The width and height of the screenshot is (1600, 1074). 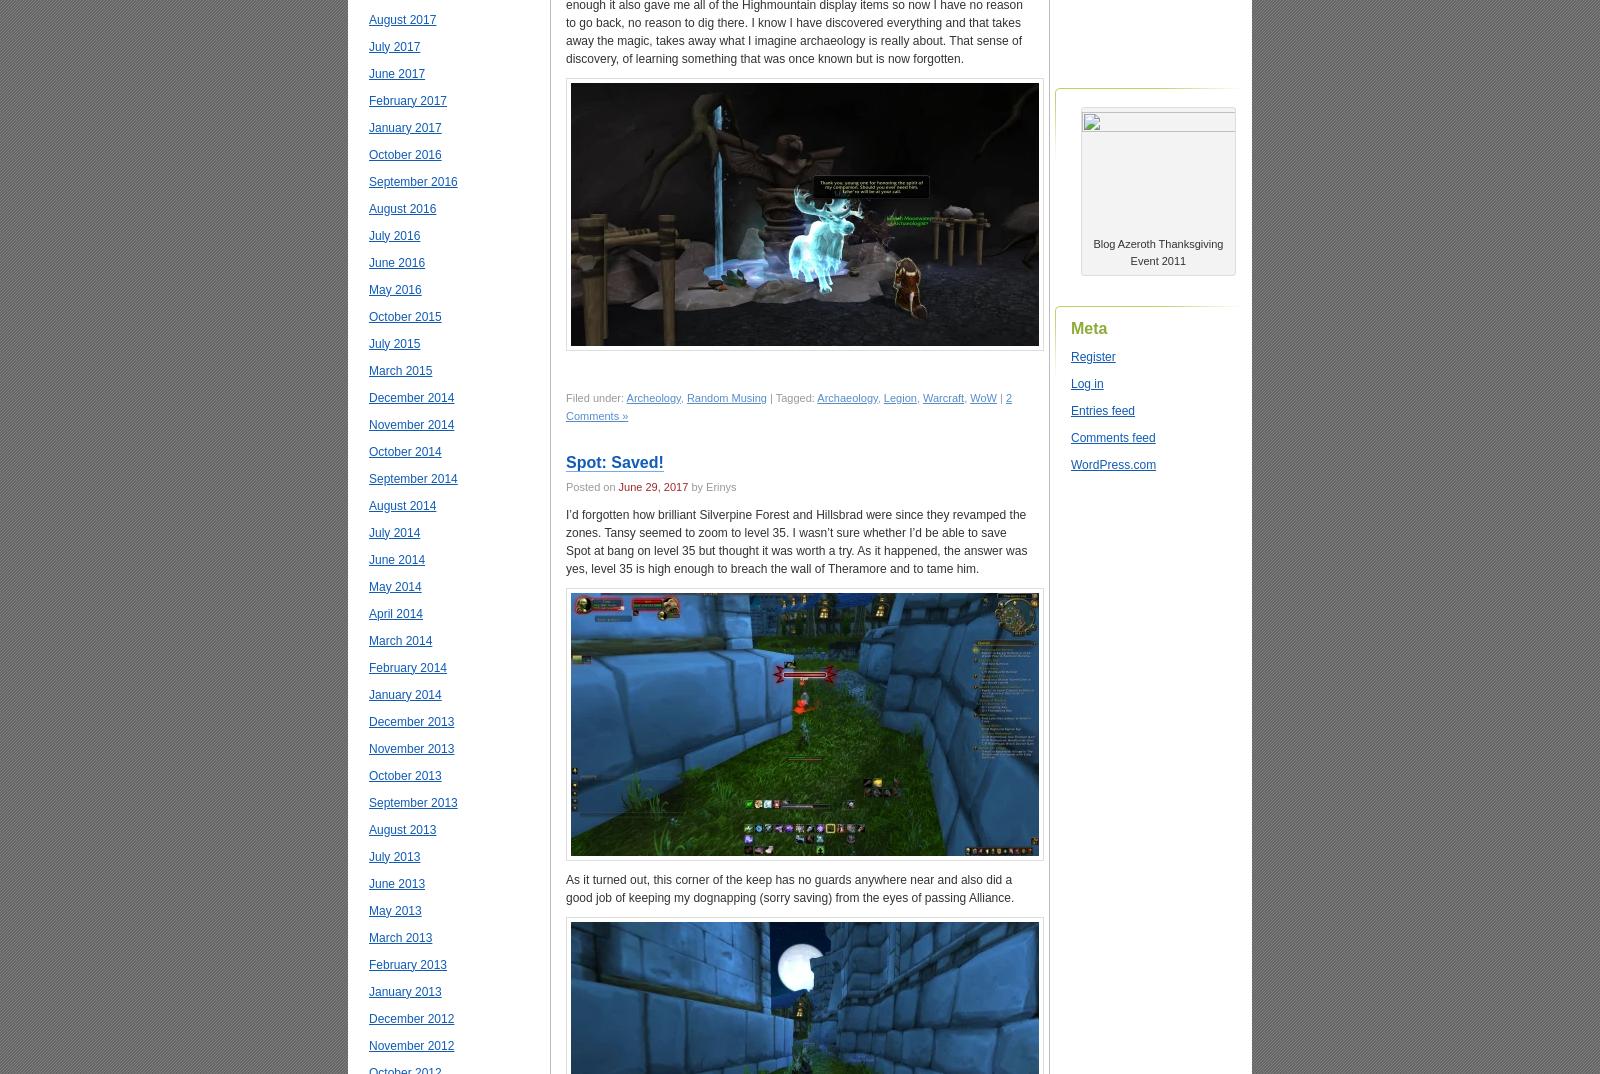 I want to click on 'February 2014', so click(x=407, y=665).